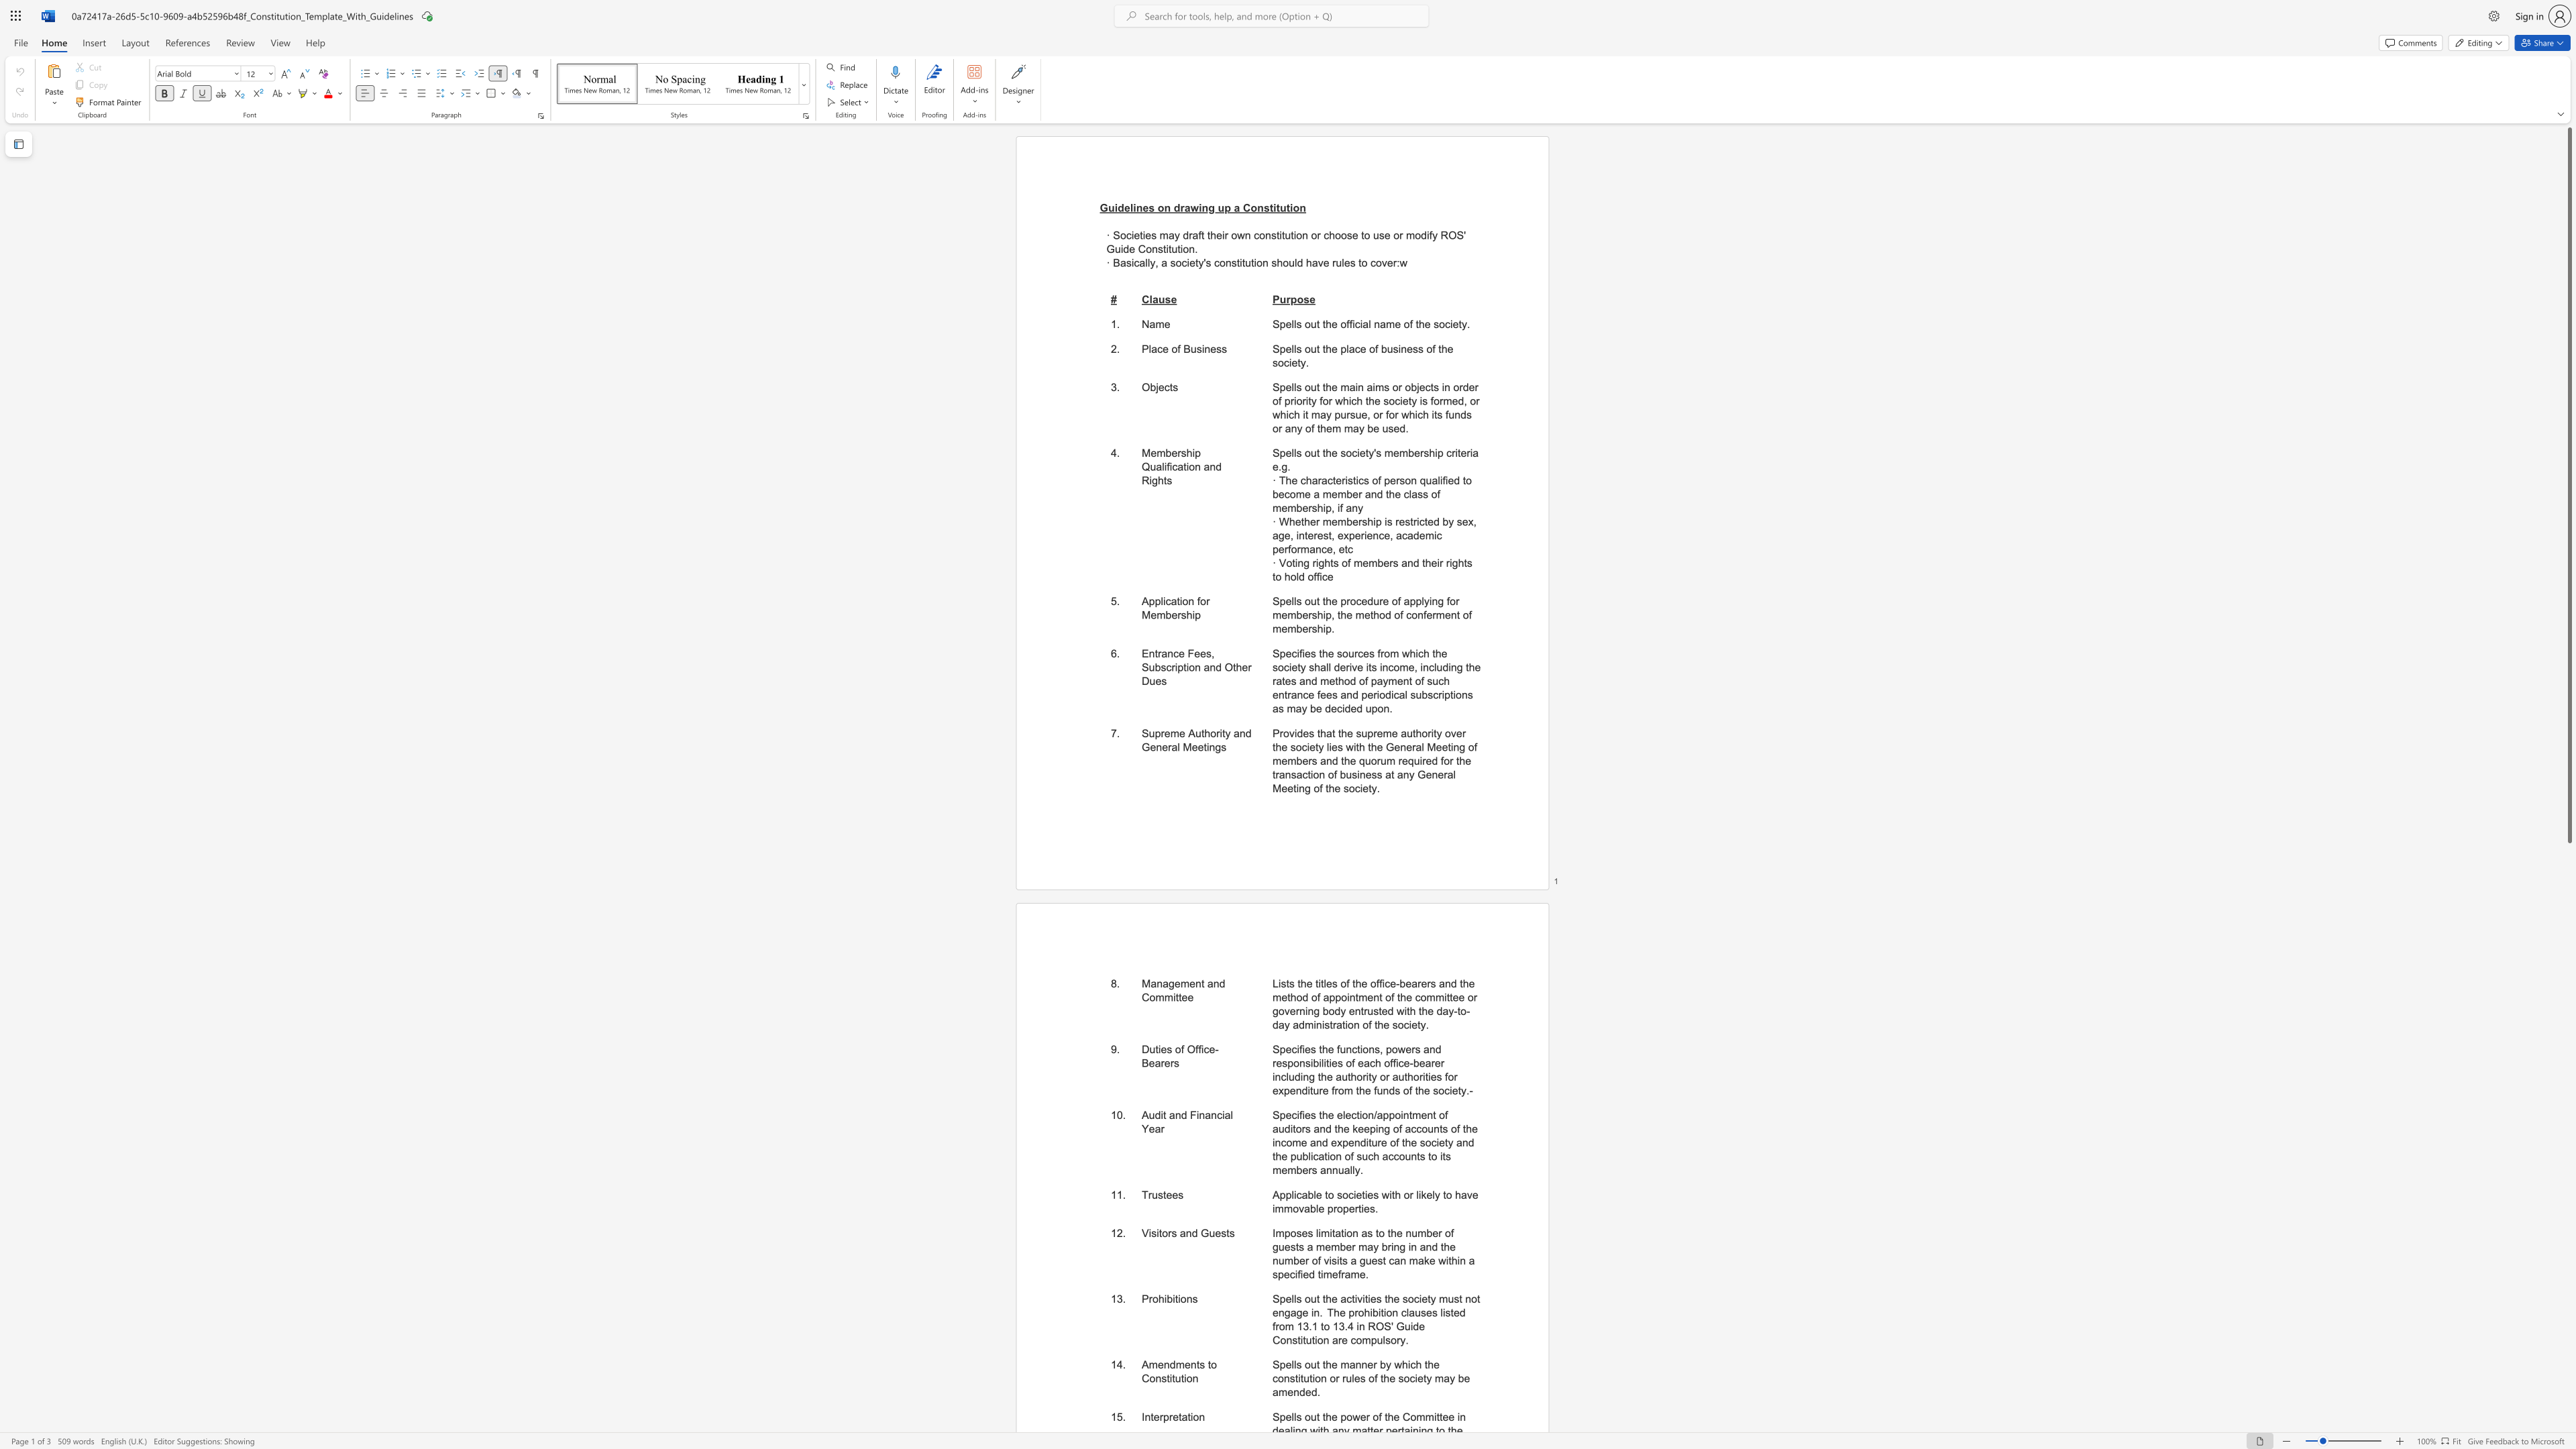 The image size is (2576, 1449). I want to click on the scrollbar to move the view down, so click(2568, 1374).